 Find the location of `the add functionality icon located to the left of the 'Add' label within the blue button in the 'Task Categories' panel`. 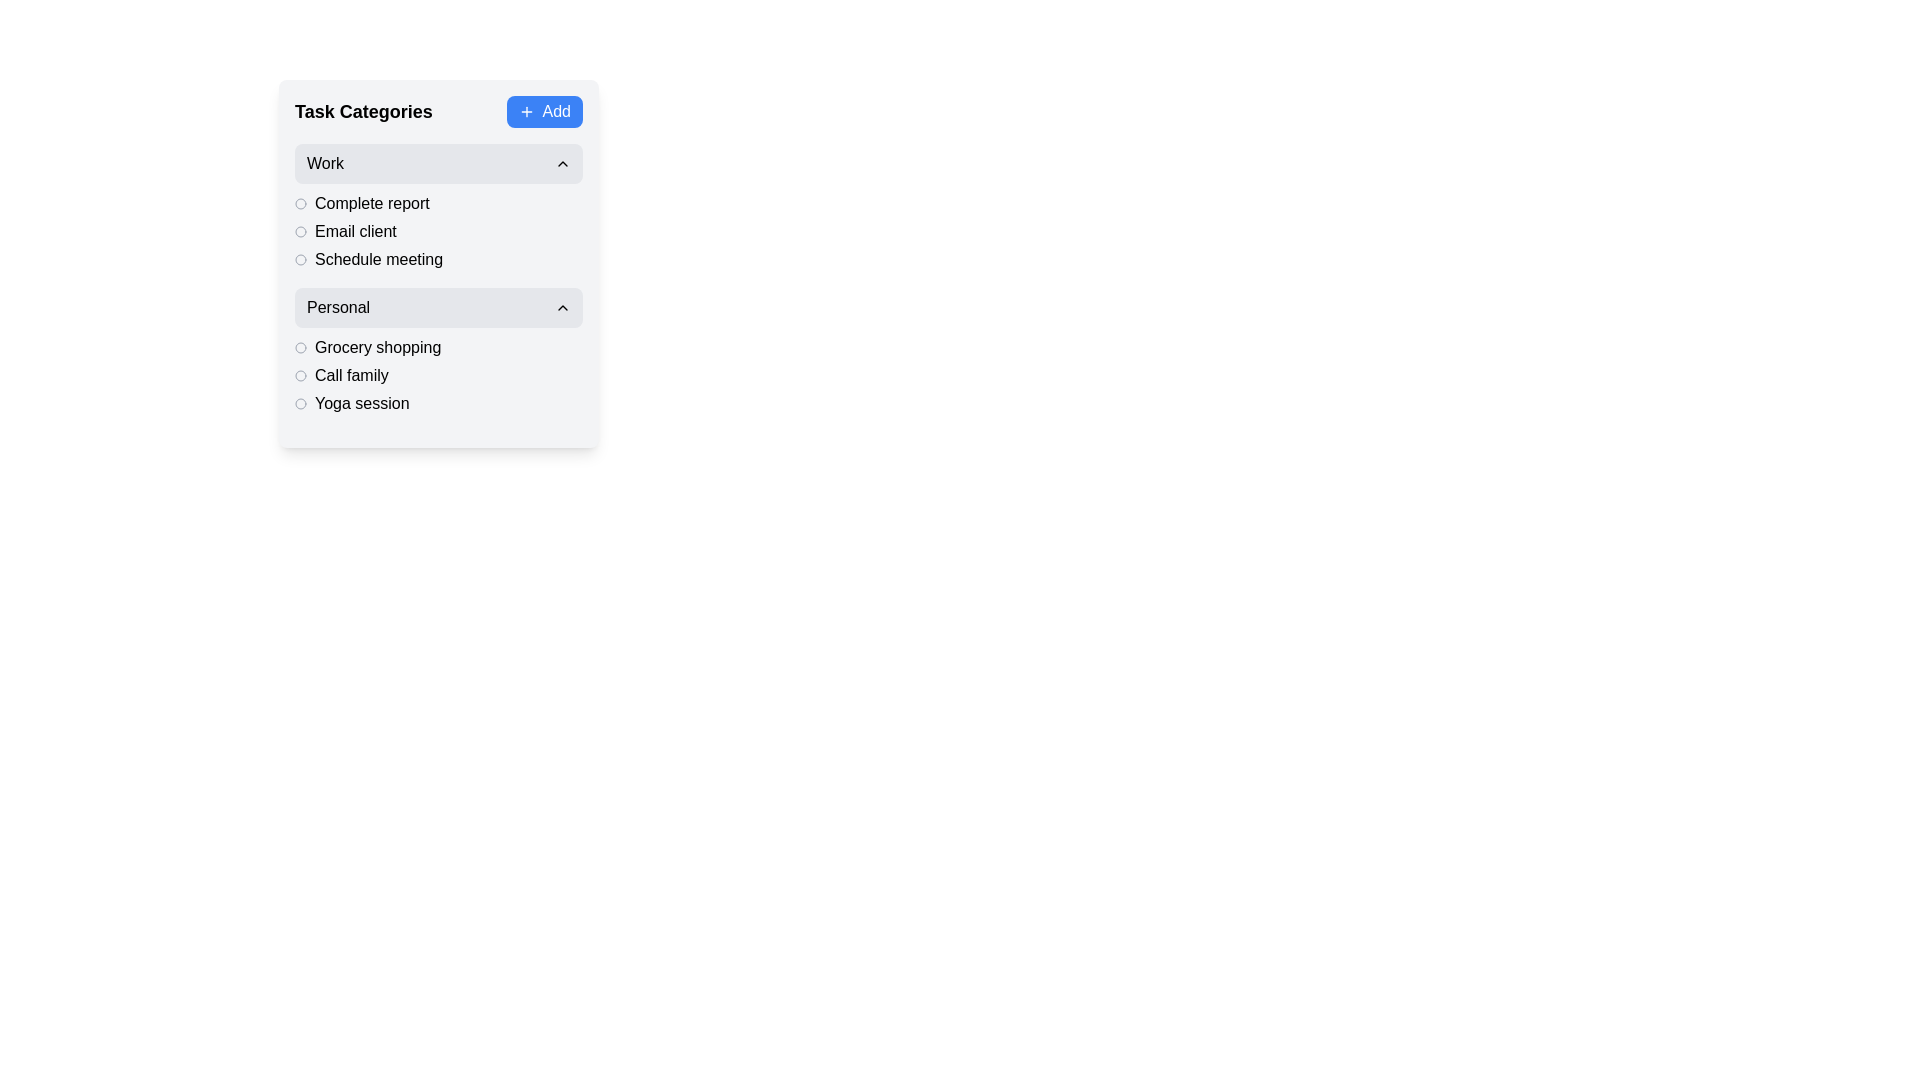

the add functionality icon located to the left of the 'Add' label within the blue button in the 'Task Categories' panel is located at coordinates (526, 111).